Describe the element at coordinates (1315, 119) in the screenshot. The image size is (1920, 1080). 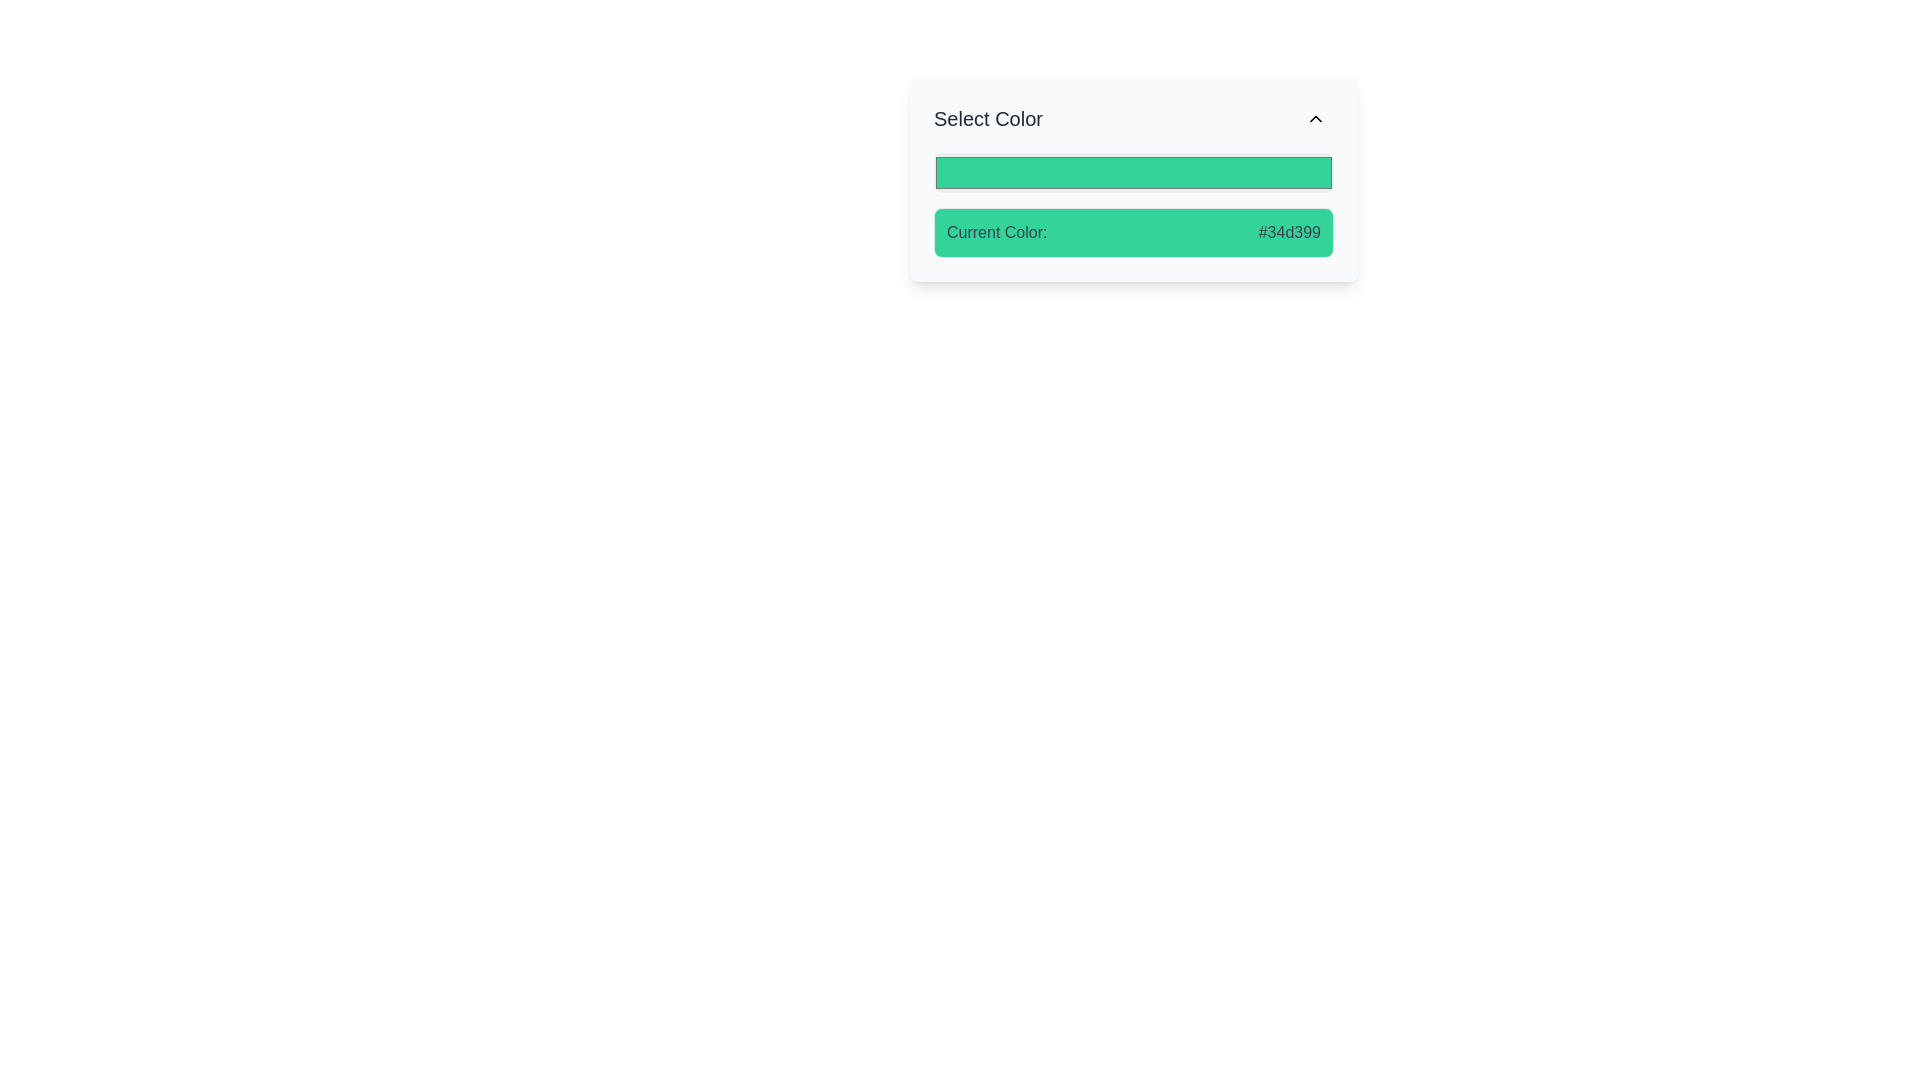
I see `the chevron (upwards arrow) located in the top-right corner of the 'Select Color' card` at that location.